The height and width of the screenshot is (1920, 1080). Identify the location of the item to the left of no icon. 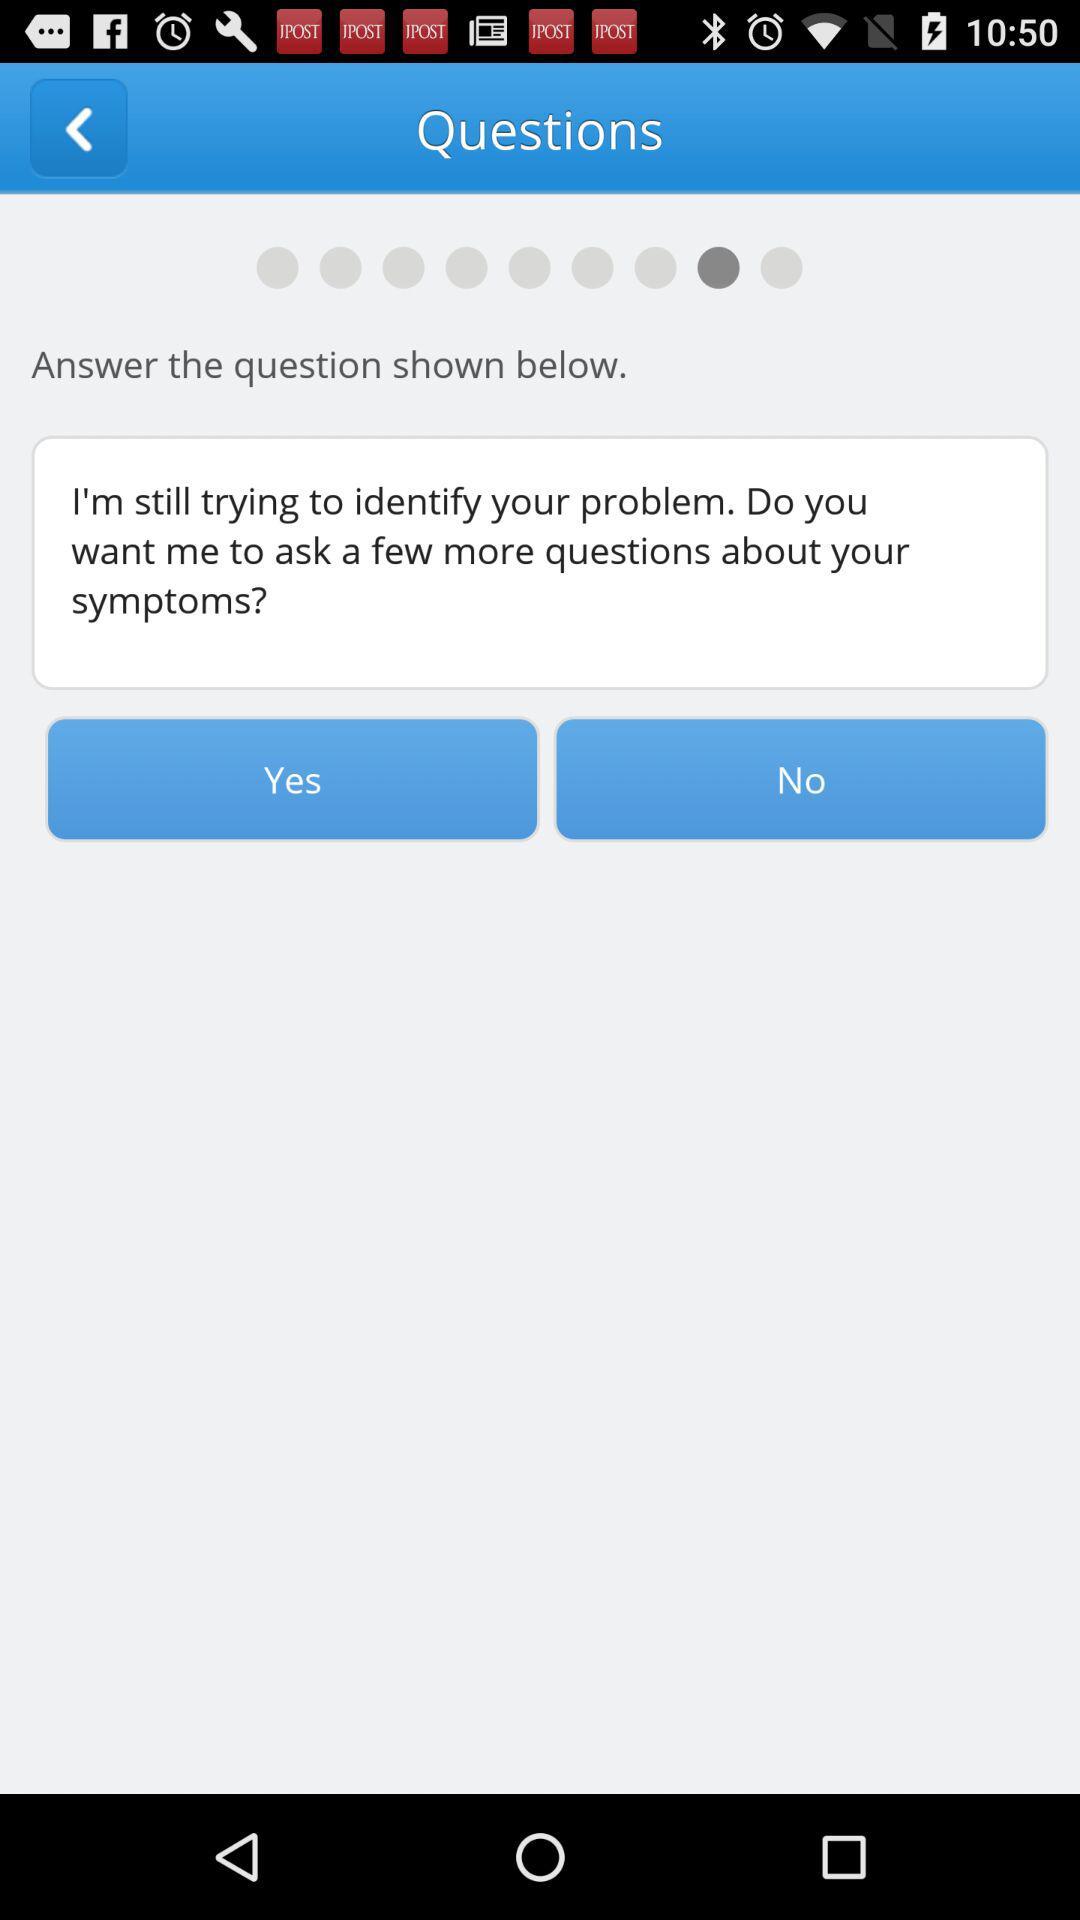
(292, 778).